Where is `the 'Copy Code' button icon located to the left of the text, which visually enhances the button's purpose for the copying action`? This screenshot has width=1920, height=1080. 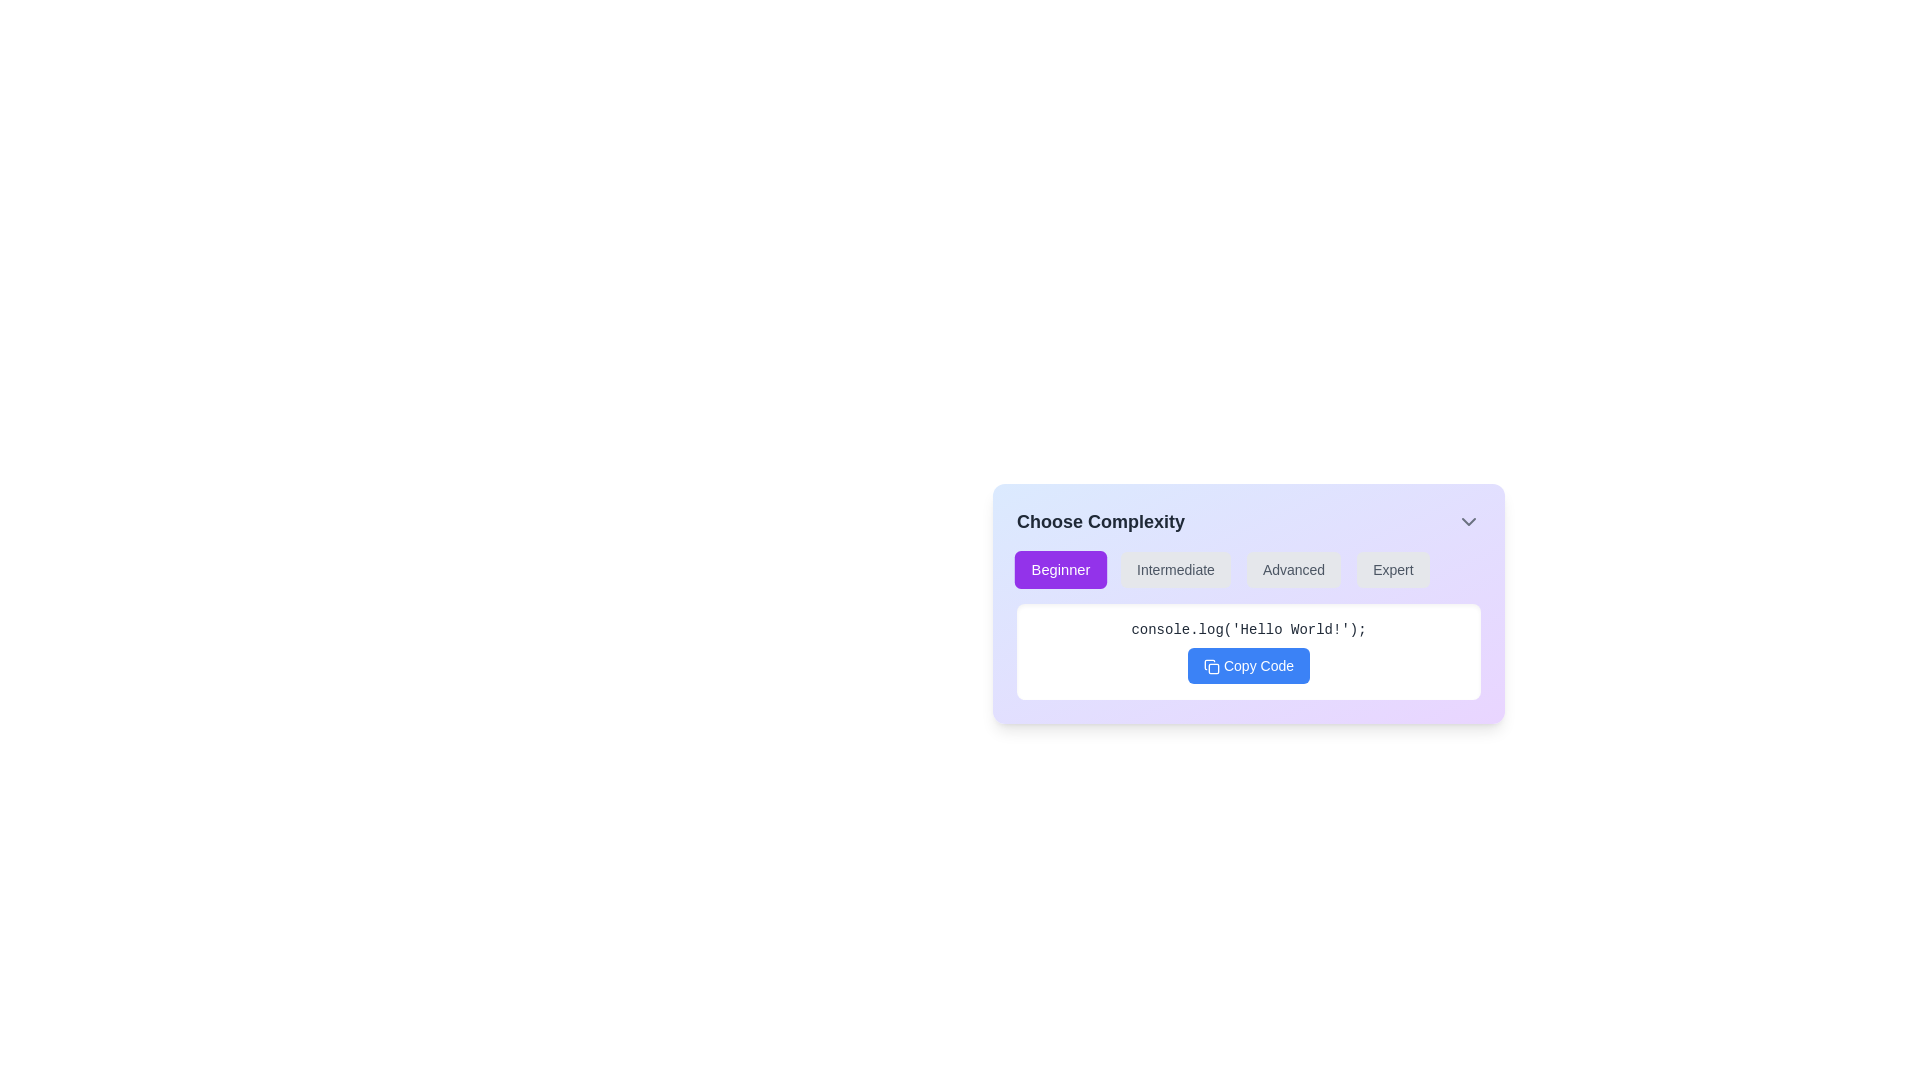 the 'Copy Code' button icon located to the left of the text, which visually enhances the button's purpose for the copying action is located at coordinates (1210, 667).